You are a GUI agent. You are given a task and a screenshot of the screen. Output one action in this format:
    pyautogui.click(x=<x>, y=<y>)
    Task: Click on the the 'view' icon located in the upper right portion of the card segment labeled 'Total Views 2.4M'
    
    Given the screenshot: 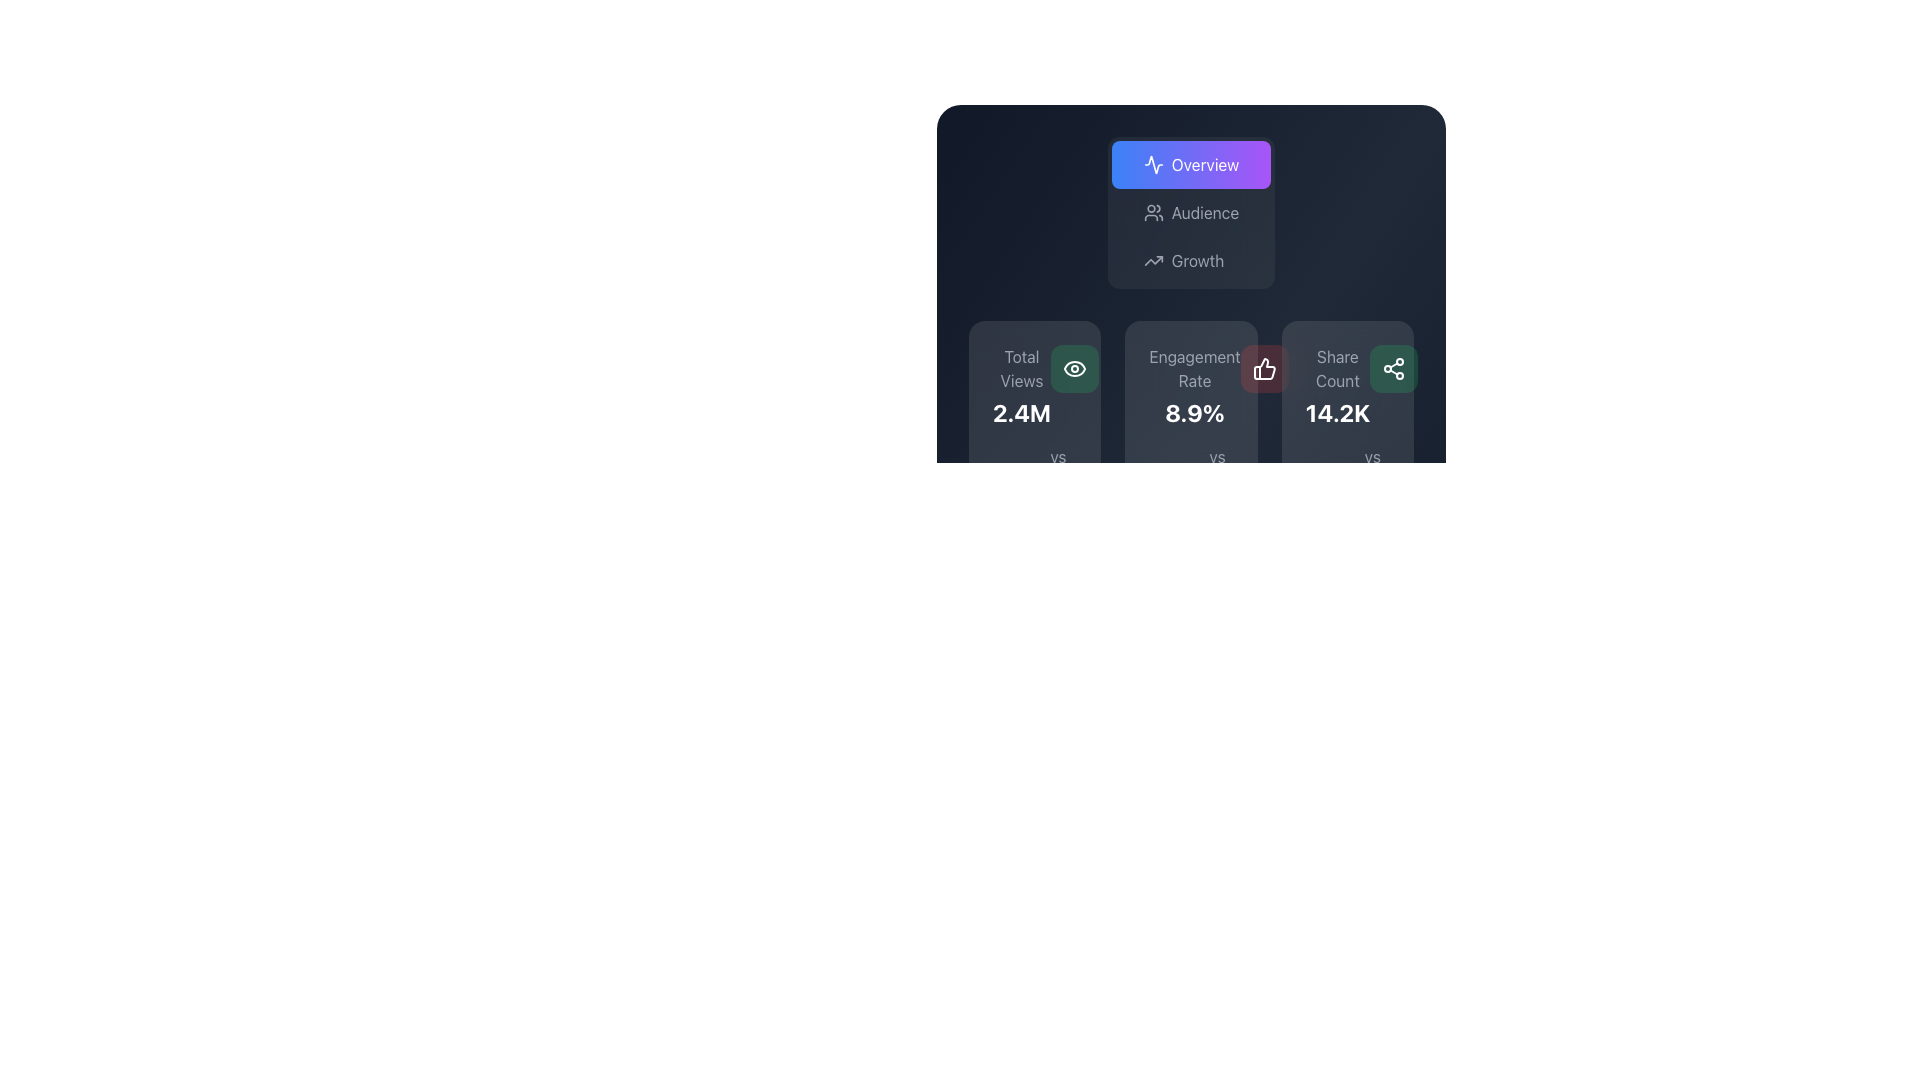 What is the action you would take?
    pyautogui.click(x=1073, y=369)
    